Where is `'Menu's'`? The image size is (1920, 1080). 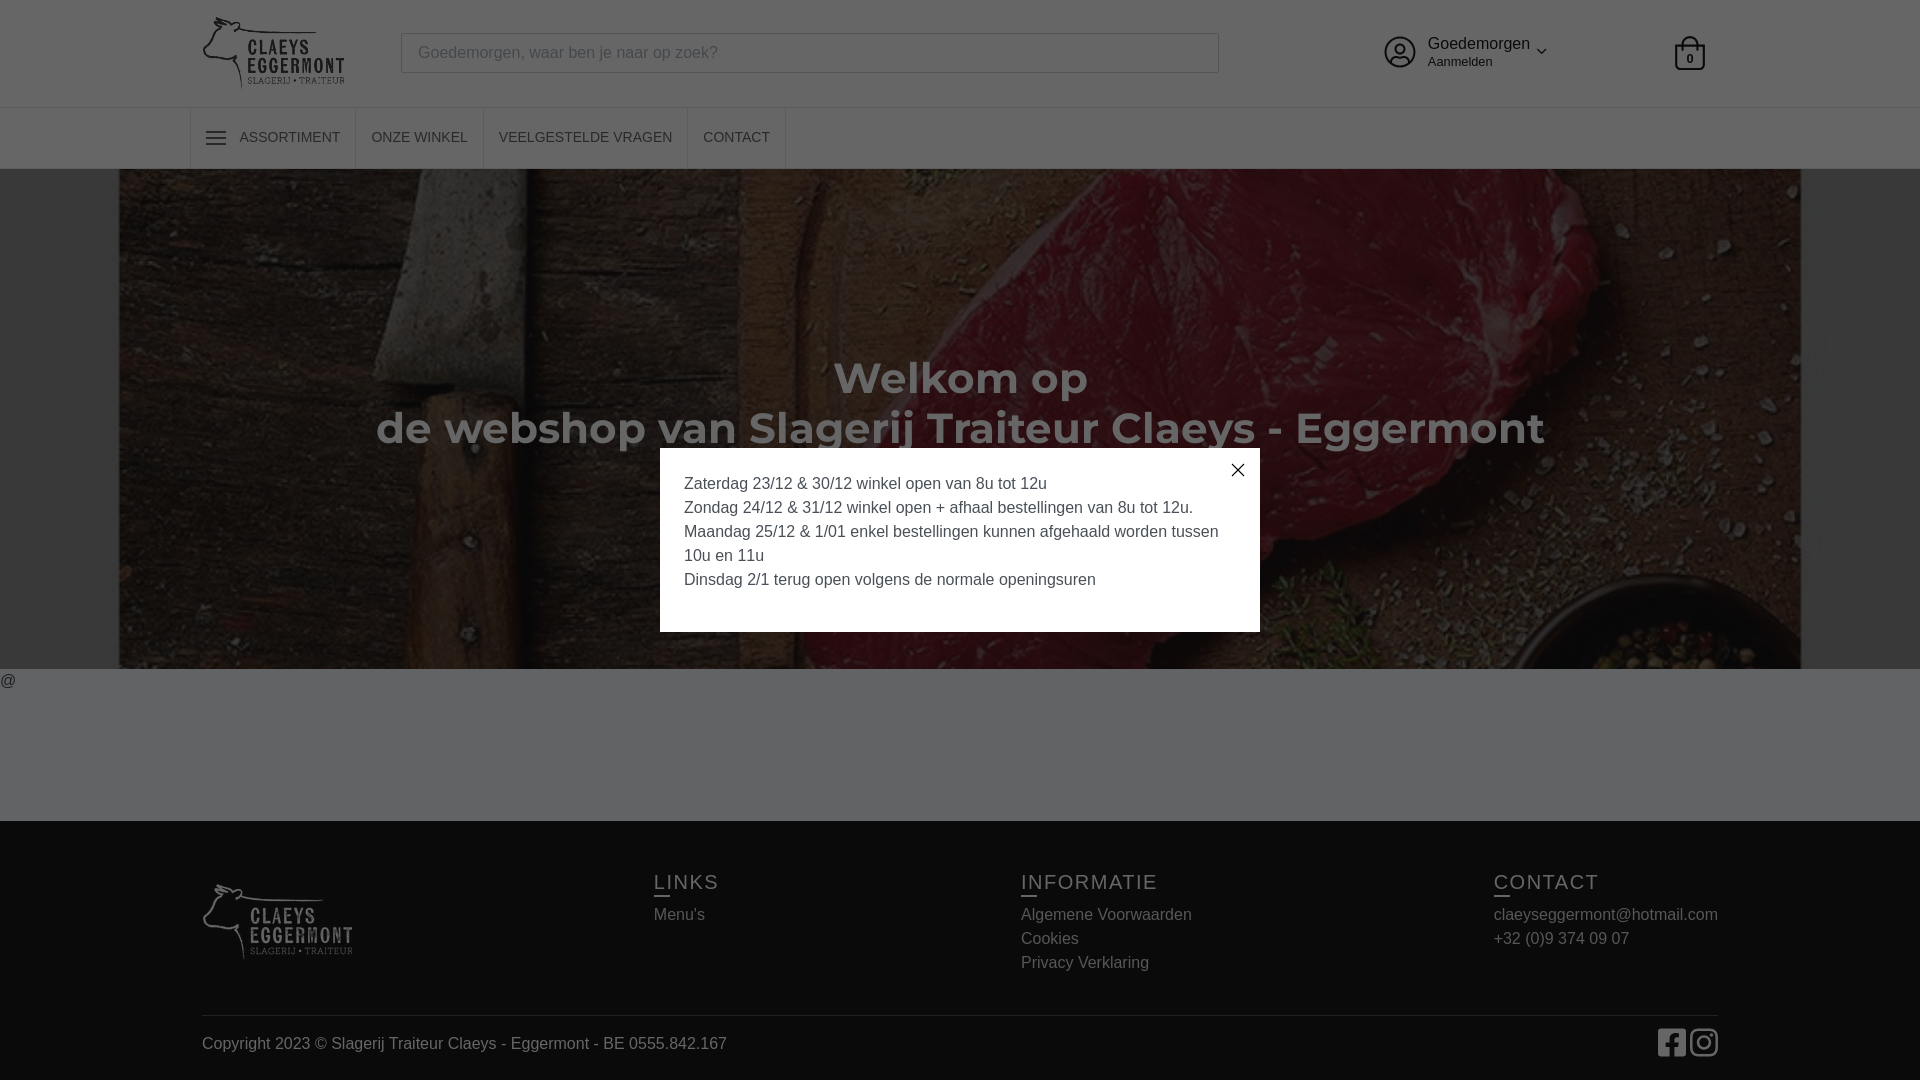 'Menu's' is located at coordinates (679, 914).